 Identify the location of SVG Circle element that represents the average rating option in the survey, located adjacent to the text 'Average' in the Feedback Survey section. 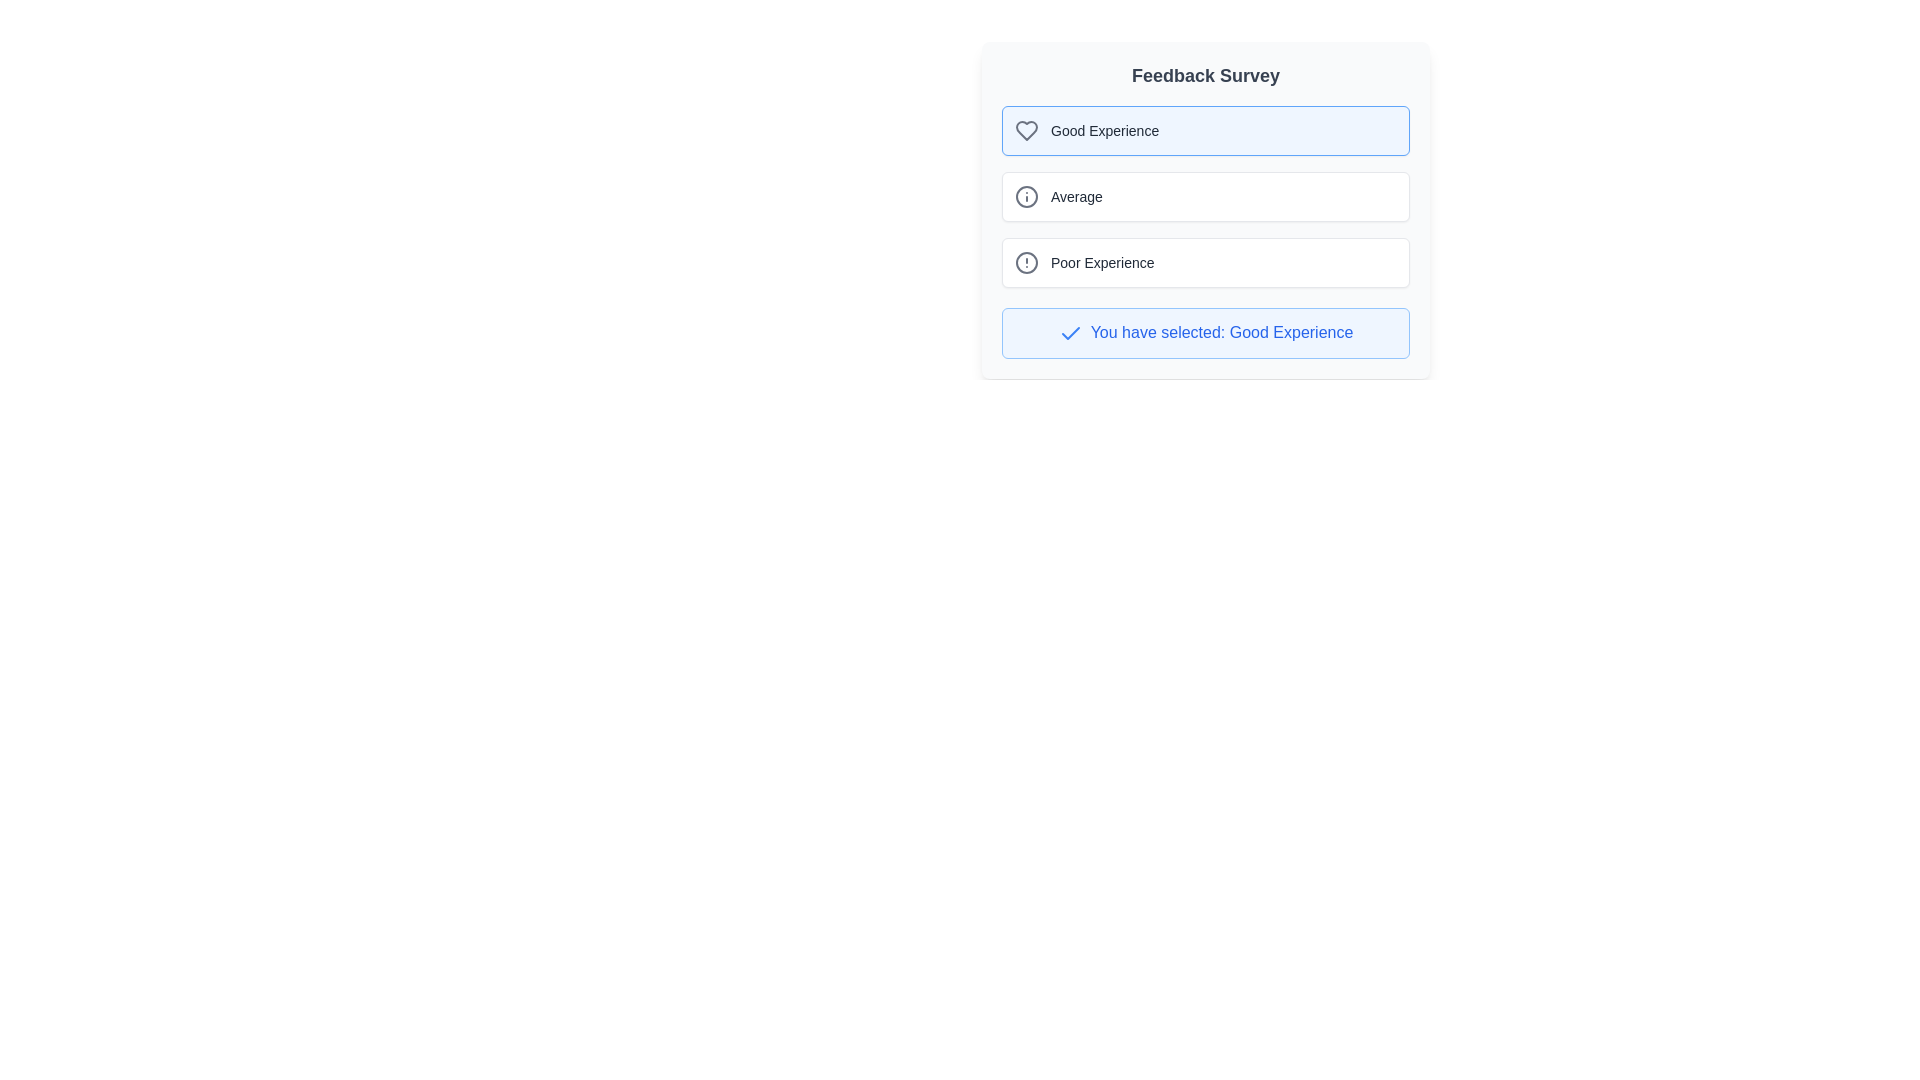
(1027, 196).